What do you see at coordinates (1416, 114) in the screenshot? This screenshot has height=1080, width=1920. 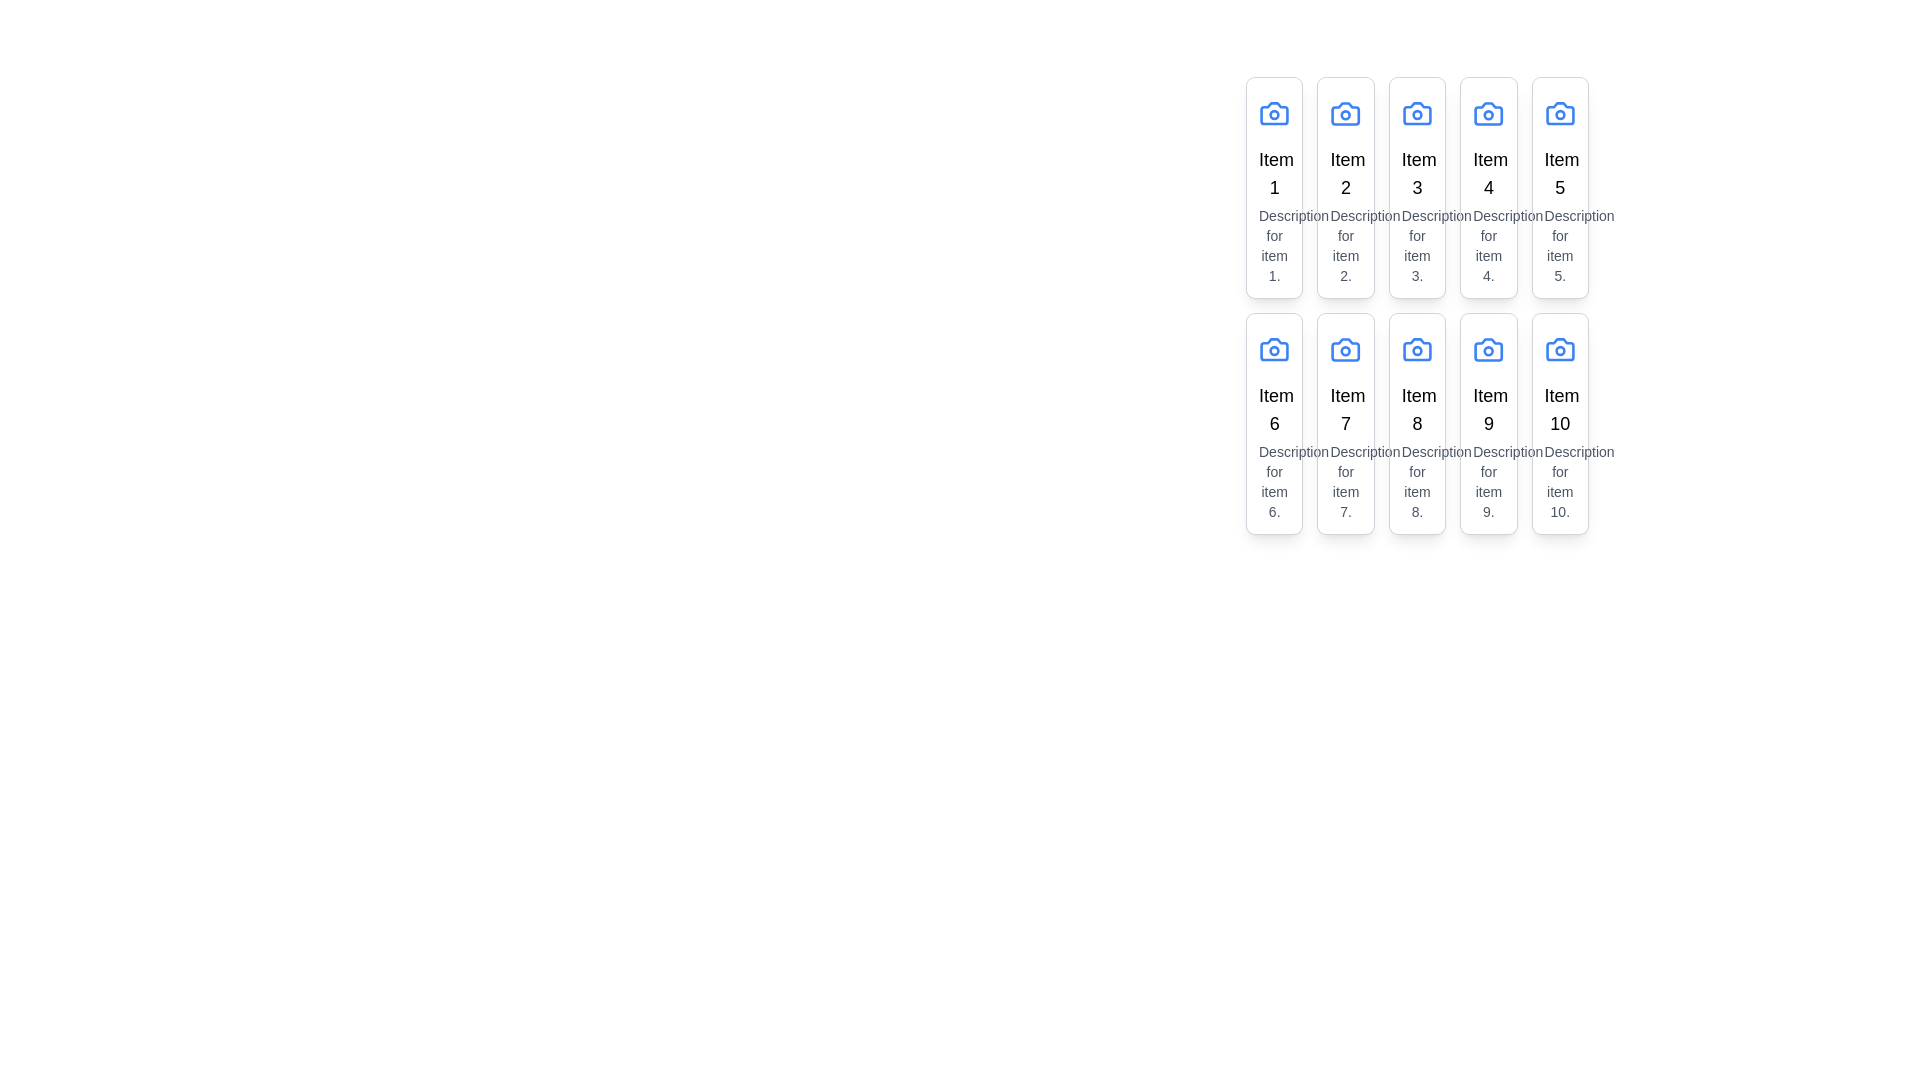 I see `the blue camera icon located at the top center of the 'Item 3' card` at bounding box center [1416, 114].